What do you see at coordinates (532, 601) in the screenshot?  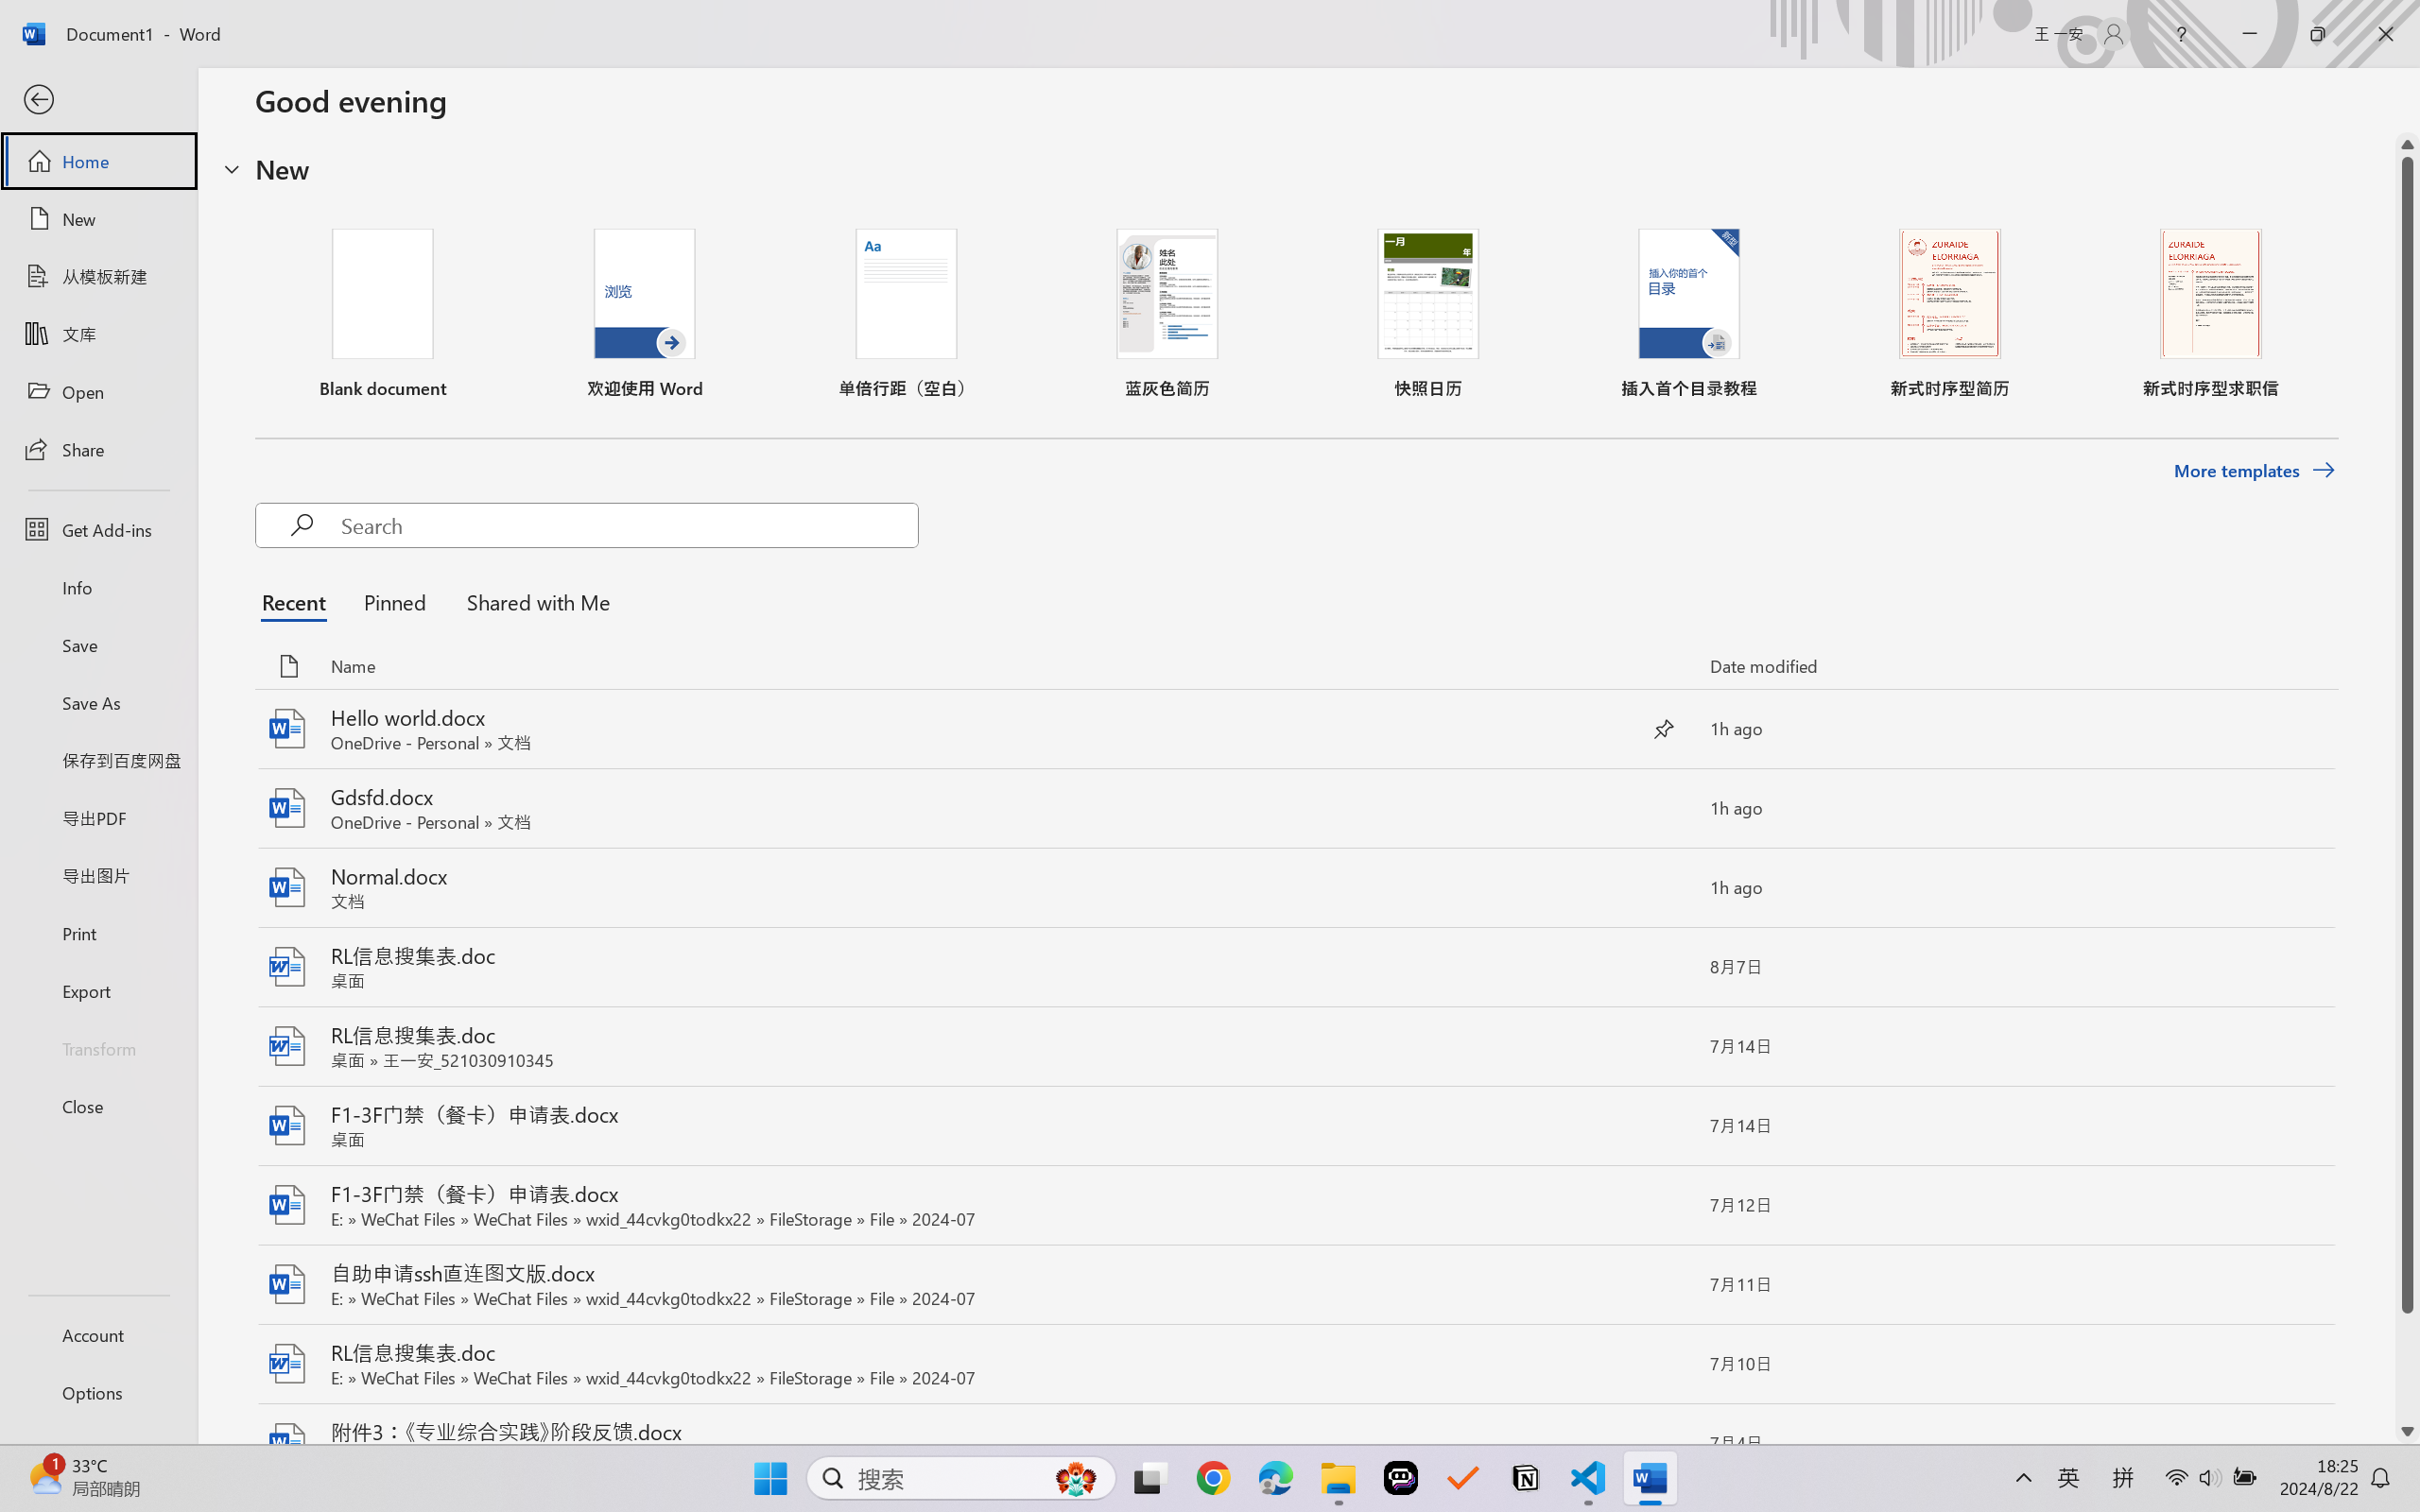 I see `'Shared with Me'` at bounding box center [532, 601].